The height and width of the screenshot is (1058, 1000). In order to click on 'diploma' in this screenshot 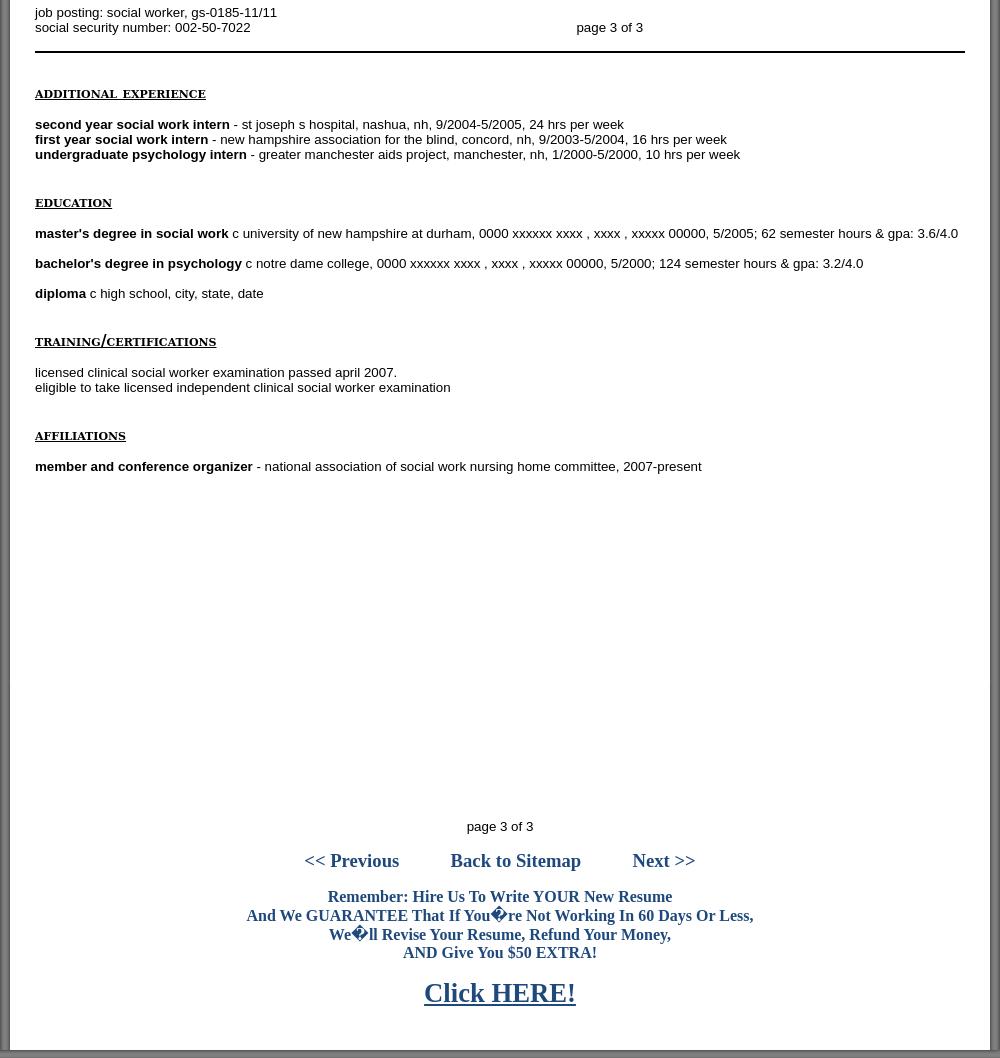, I will do `click(60, 292)`.